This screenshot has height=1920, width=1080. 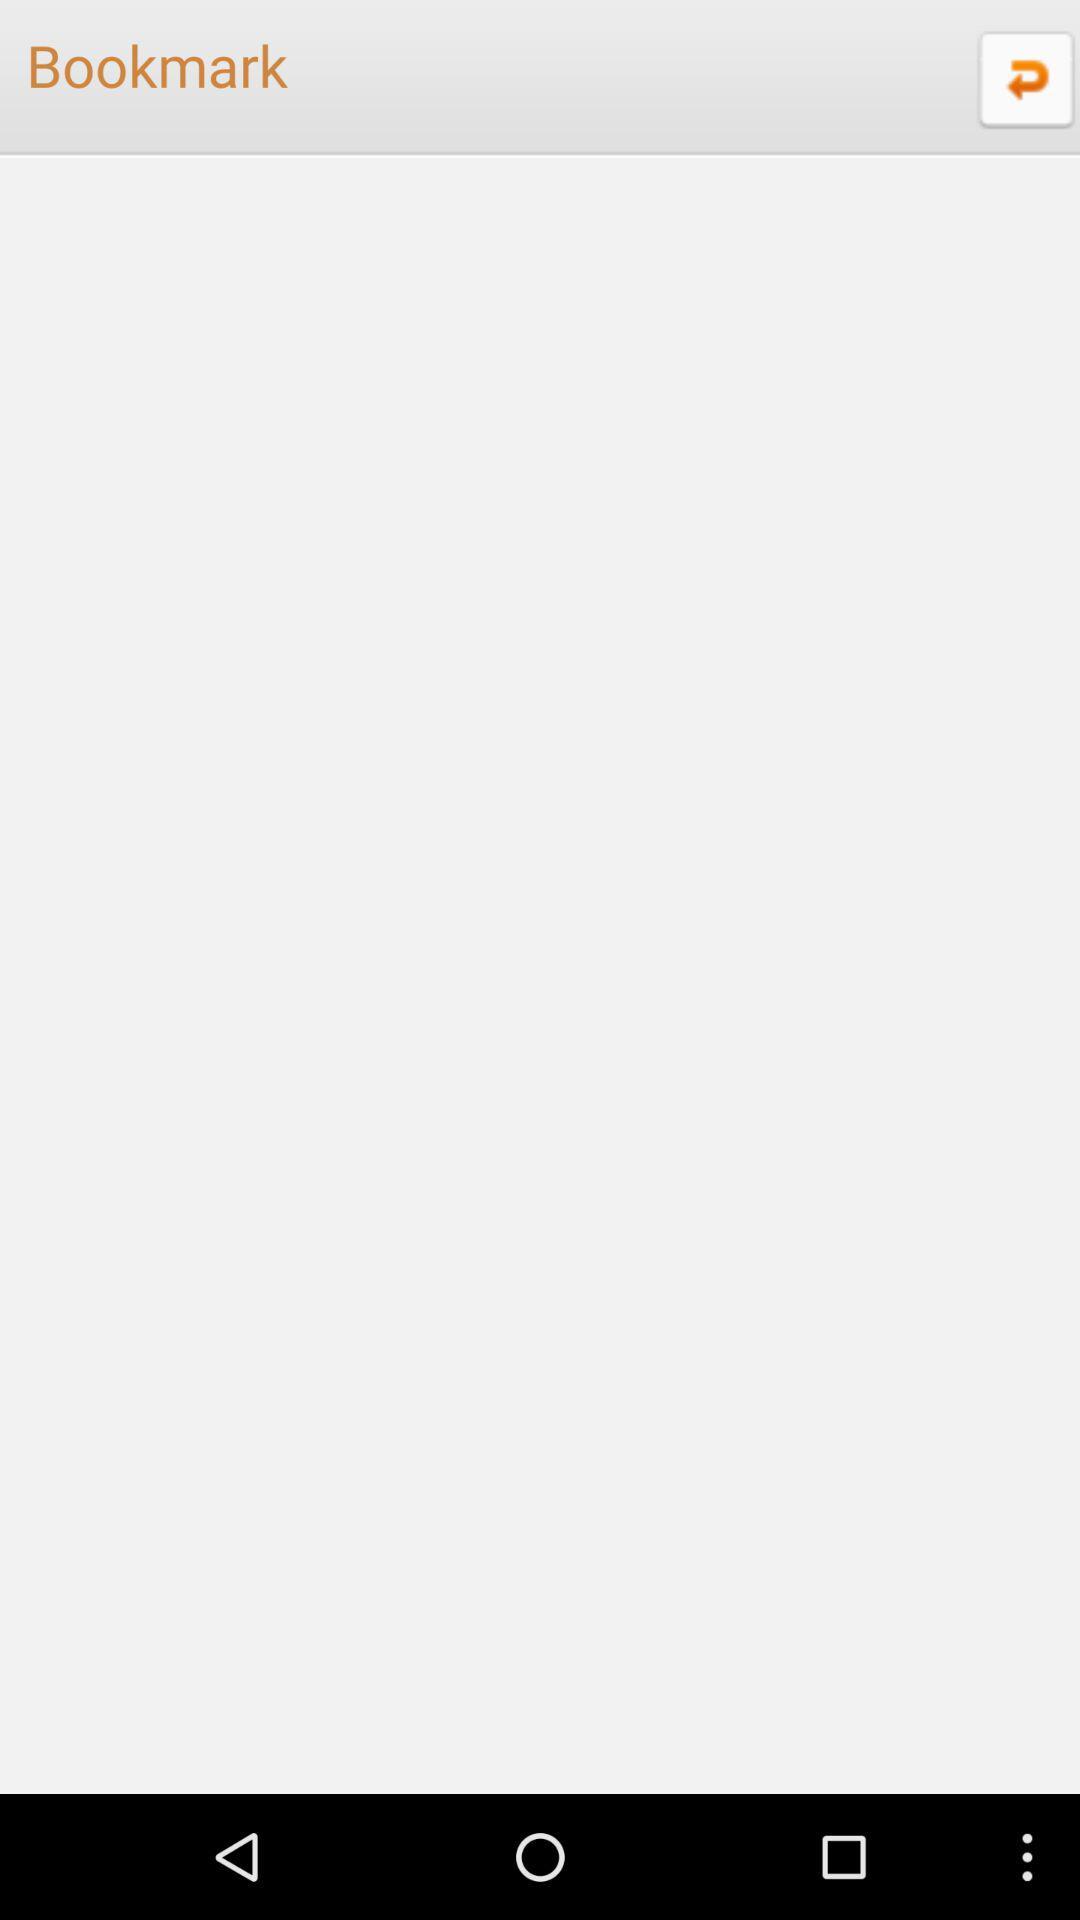 What do you see at coordinates (1023, 78) in the screenshot?
I see `item next to bookmark` at bounding box center [1023, 78].